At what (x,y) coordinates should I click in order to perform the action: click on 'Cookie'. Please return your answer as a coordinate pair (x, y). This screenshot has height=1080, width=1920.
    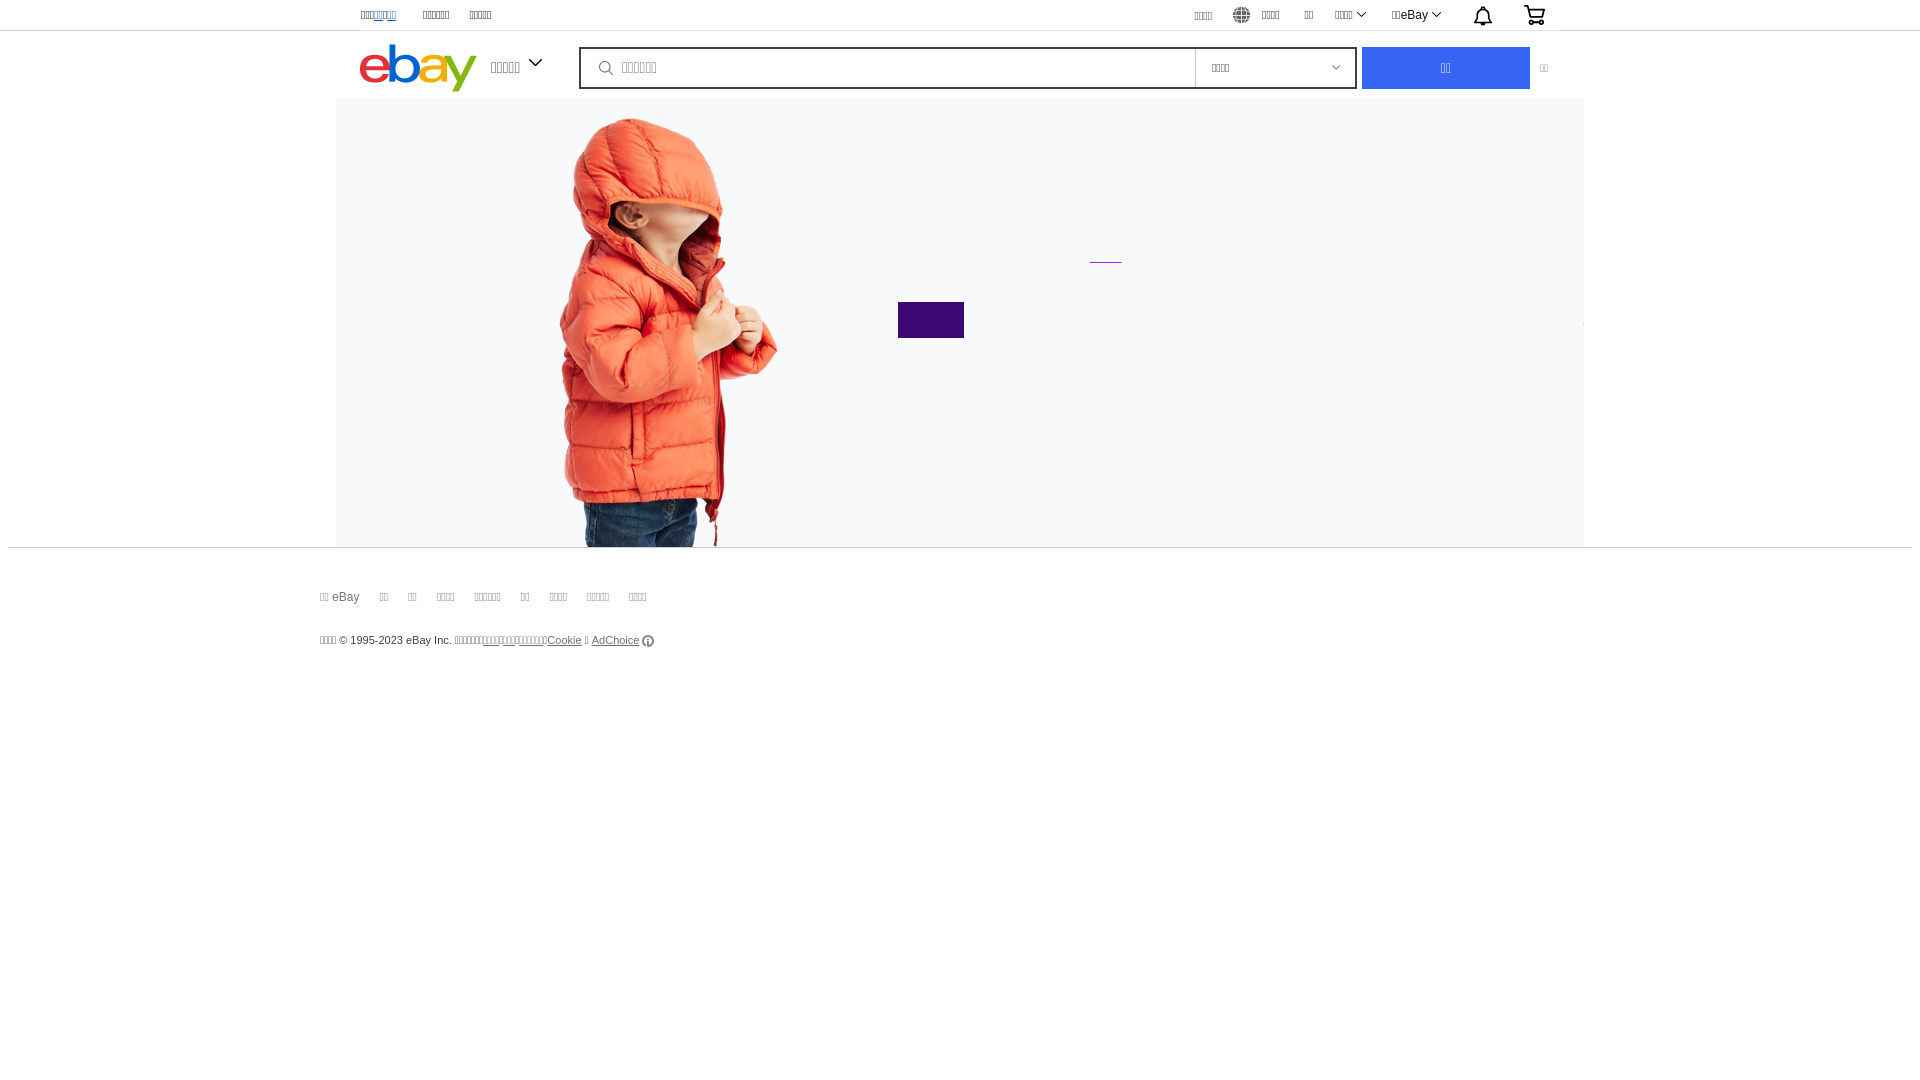
    Looking at the image, I should click on (547, 640).